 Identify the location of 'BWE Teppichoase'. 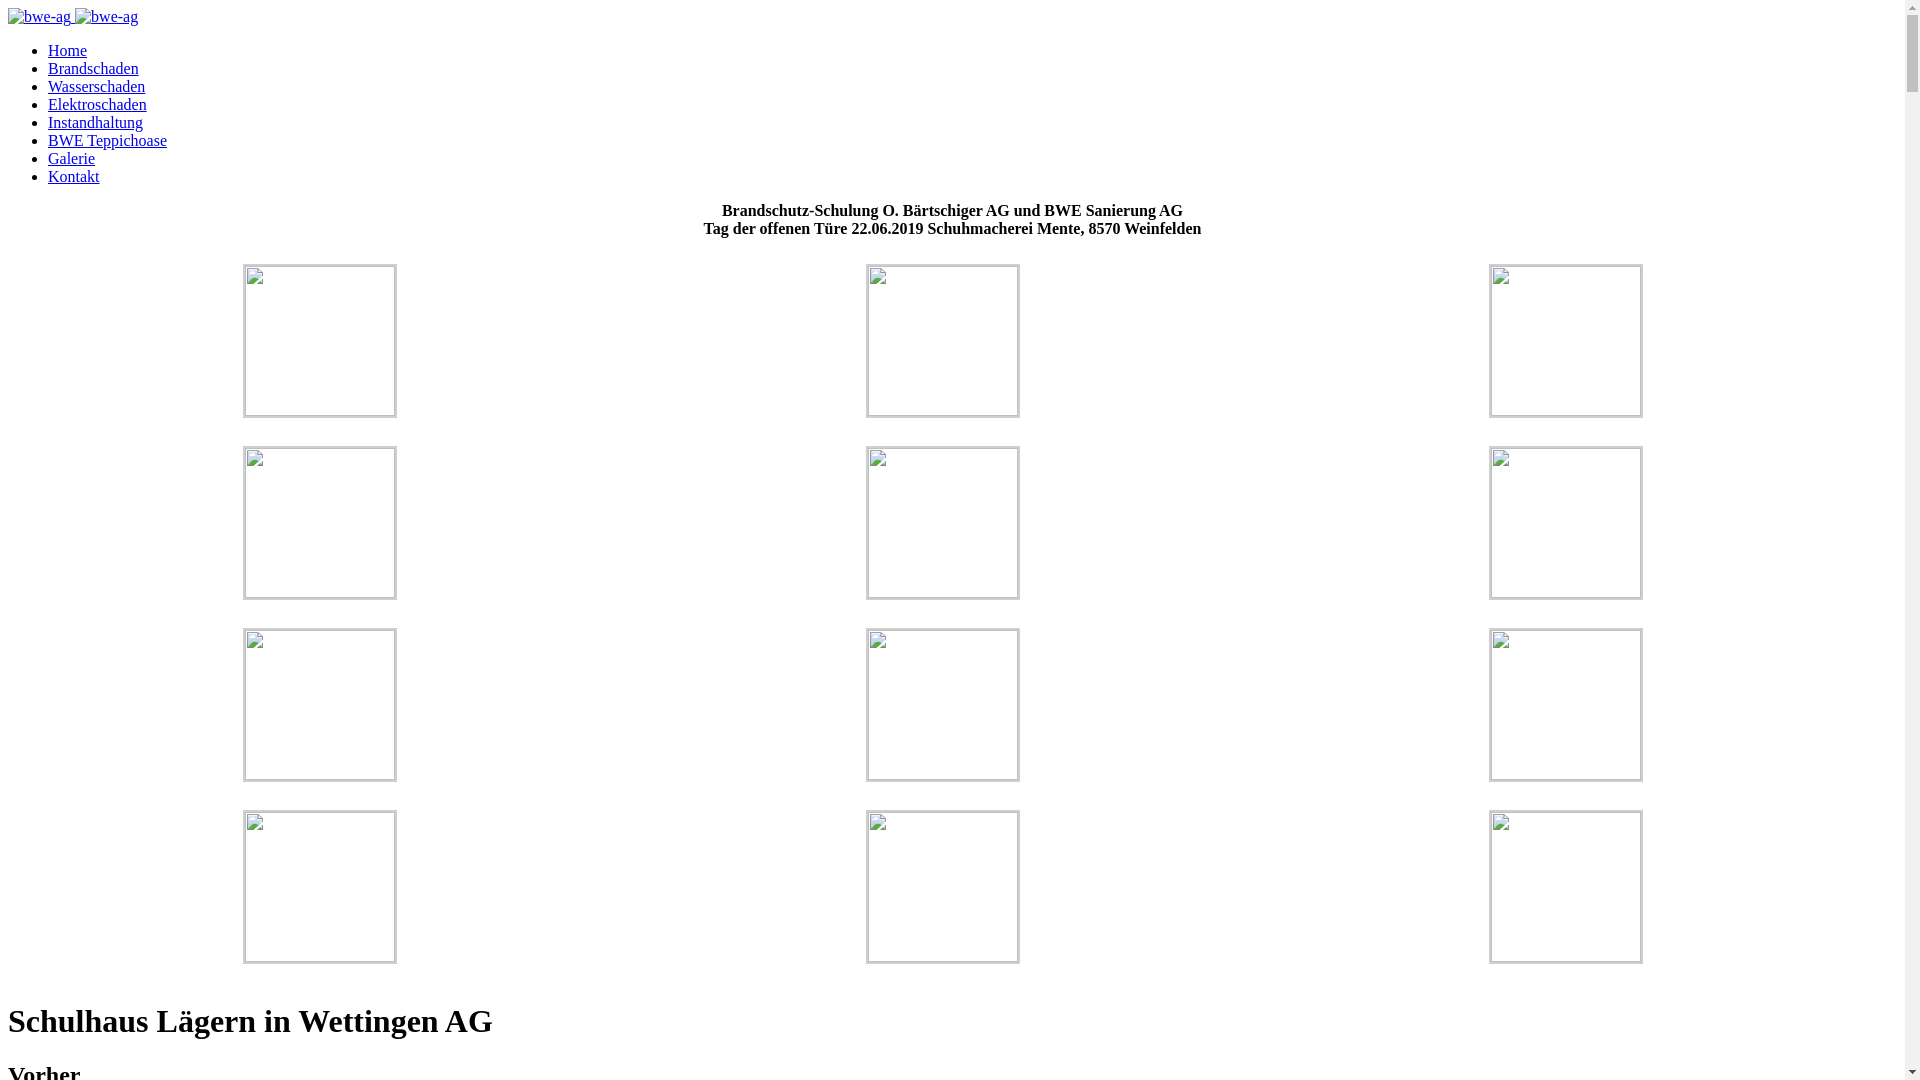
(106, 139).